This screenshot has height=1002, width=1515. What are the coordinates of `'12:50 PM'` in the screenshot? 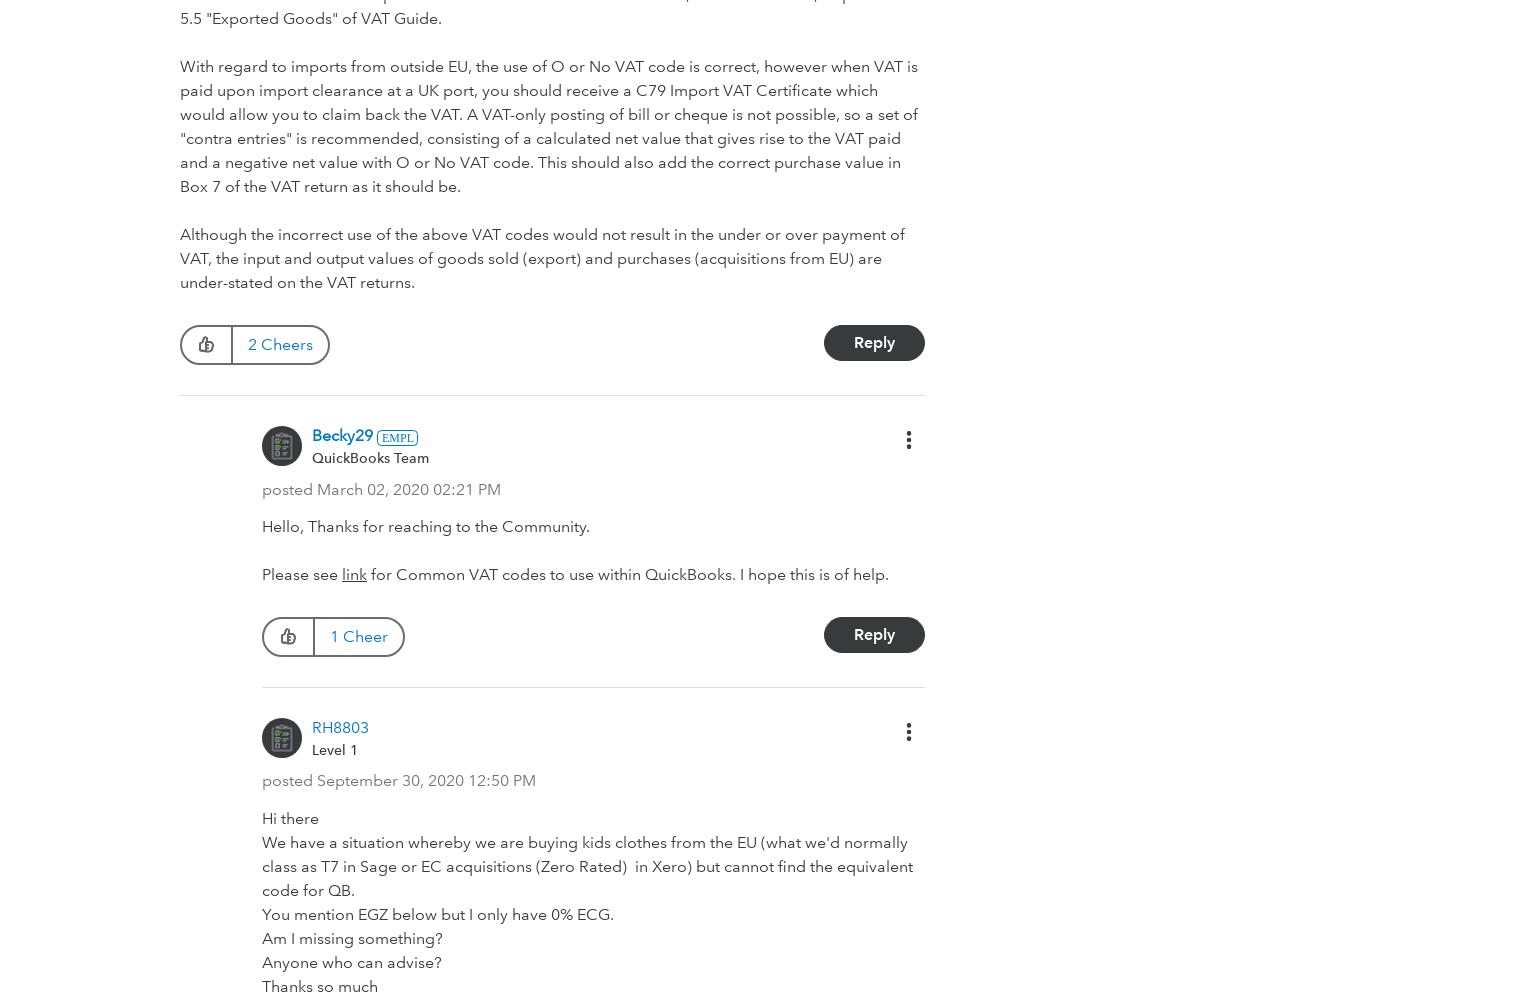 It's located at (502, 779).